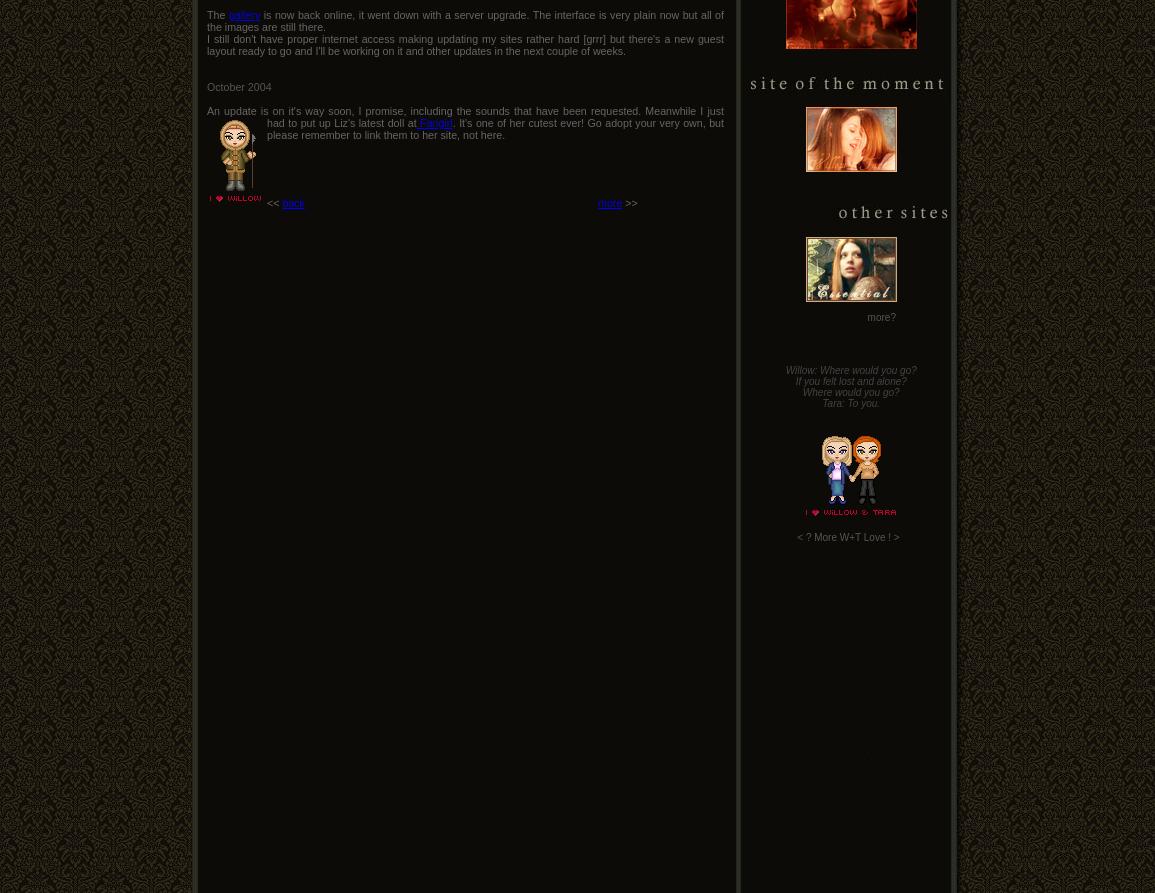 This screenshot has height=893, width=1155. Describe the element at coordinates (896, 536) in the screenshot. I see `'>'` at that location.